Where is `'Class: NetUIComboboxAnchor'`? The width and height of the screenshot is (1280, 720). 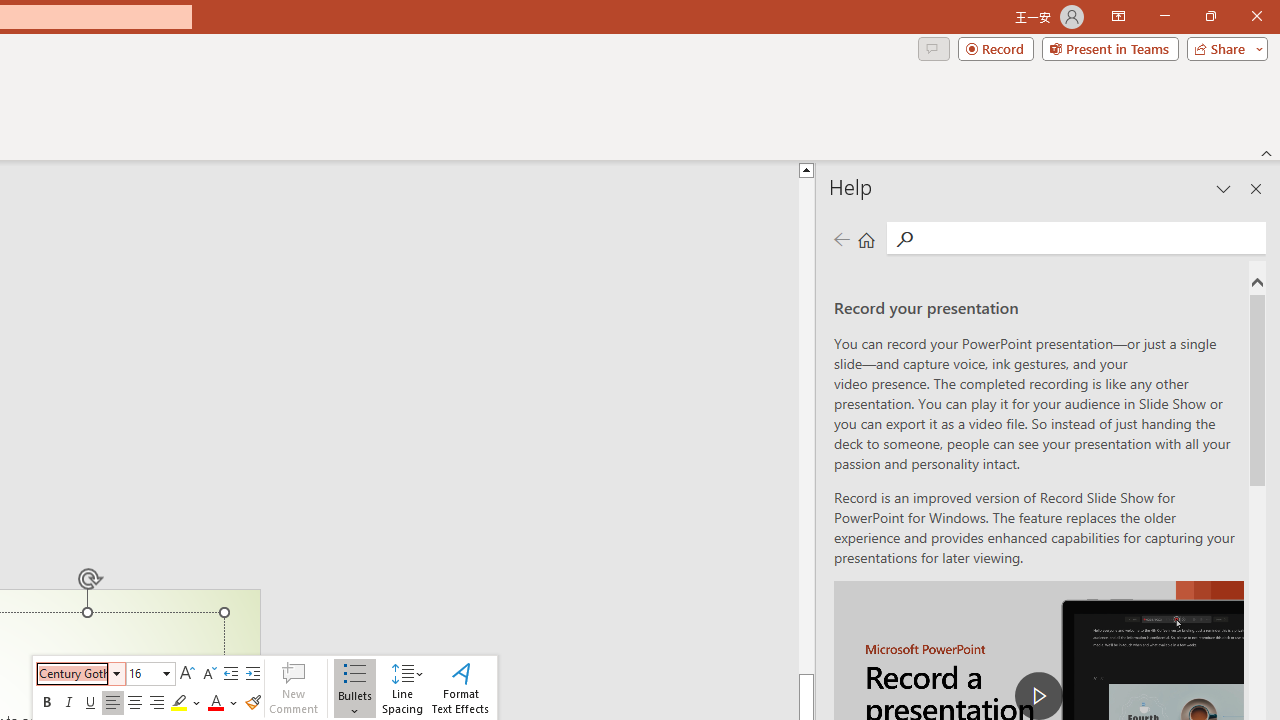
'Class: NetUIComboboxAnchor' is located at coordinates (150, 673).